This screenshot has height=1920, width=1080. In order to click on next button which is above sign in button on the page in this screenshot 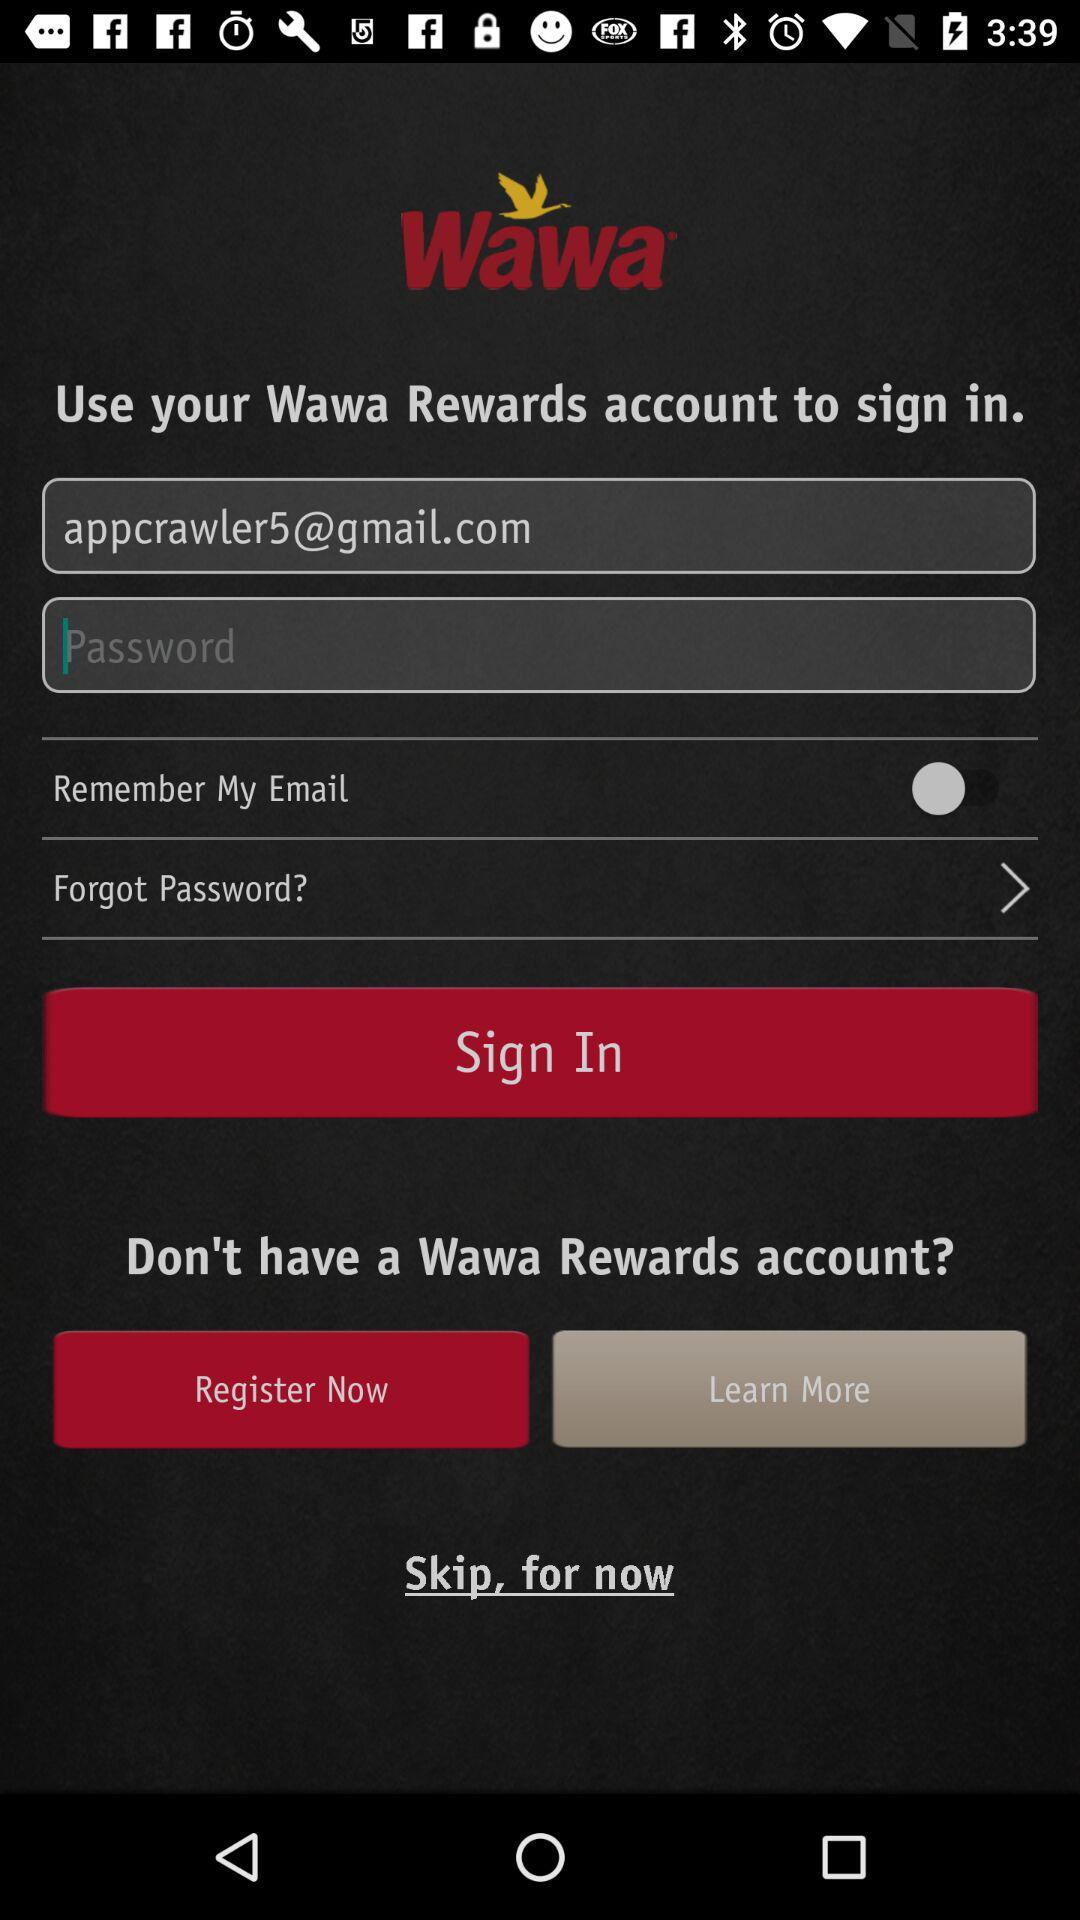, I will do `click(1016, 887)`.